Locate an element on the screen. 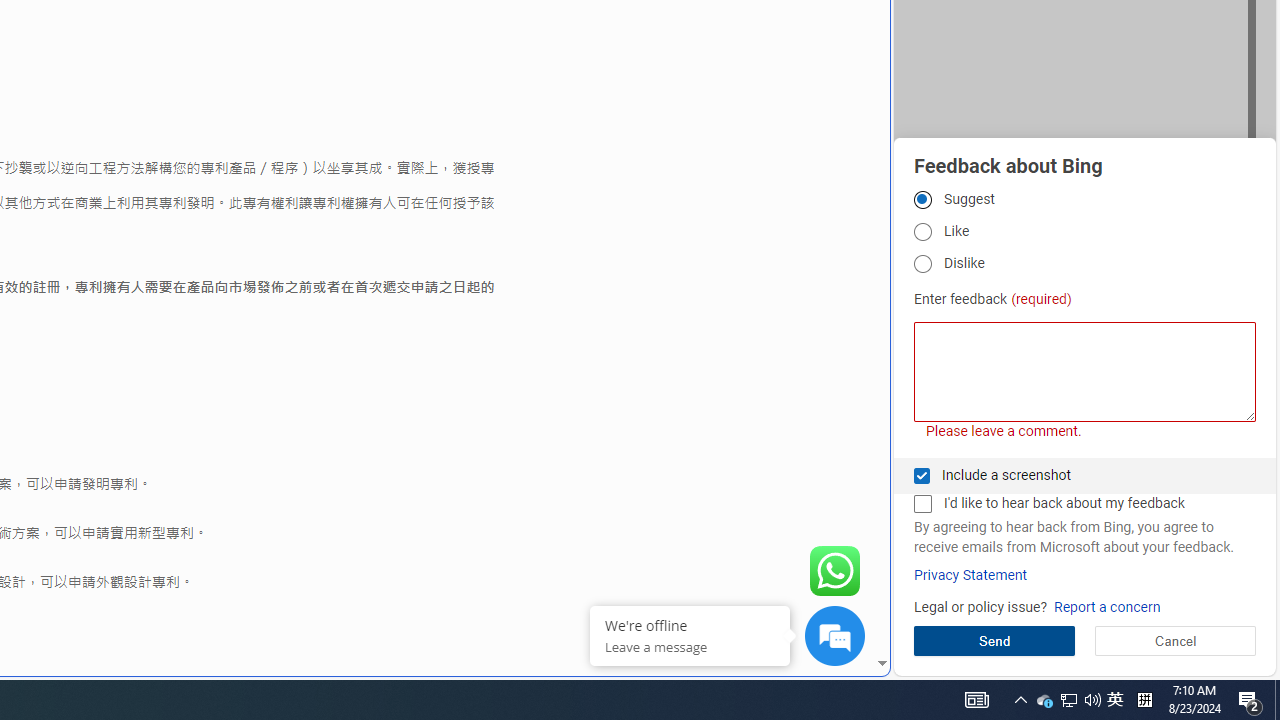 The height and width of the screenshot is (720, 1280). 'Include a screenshot' is located at coordinates (921, 475).